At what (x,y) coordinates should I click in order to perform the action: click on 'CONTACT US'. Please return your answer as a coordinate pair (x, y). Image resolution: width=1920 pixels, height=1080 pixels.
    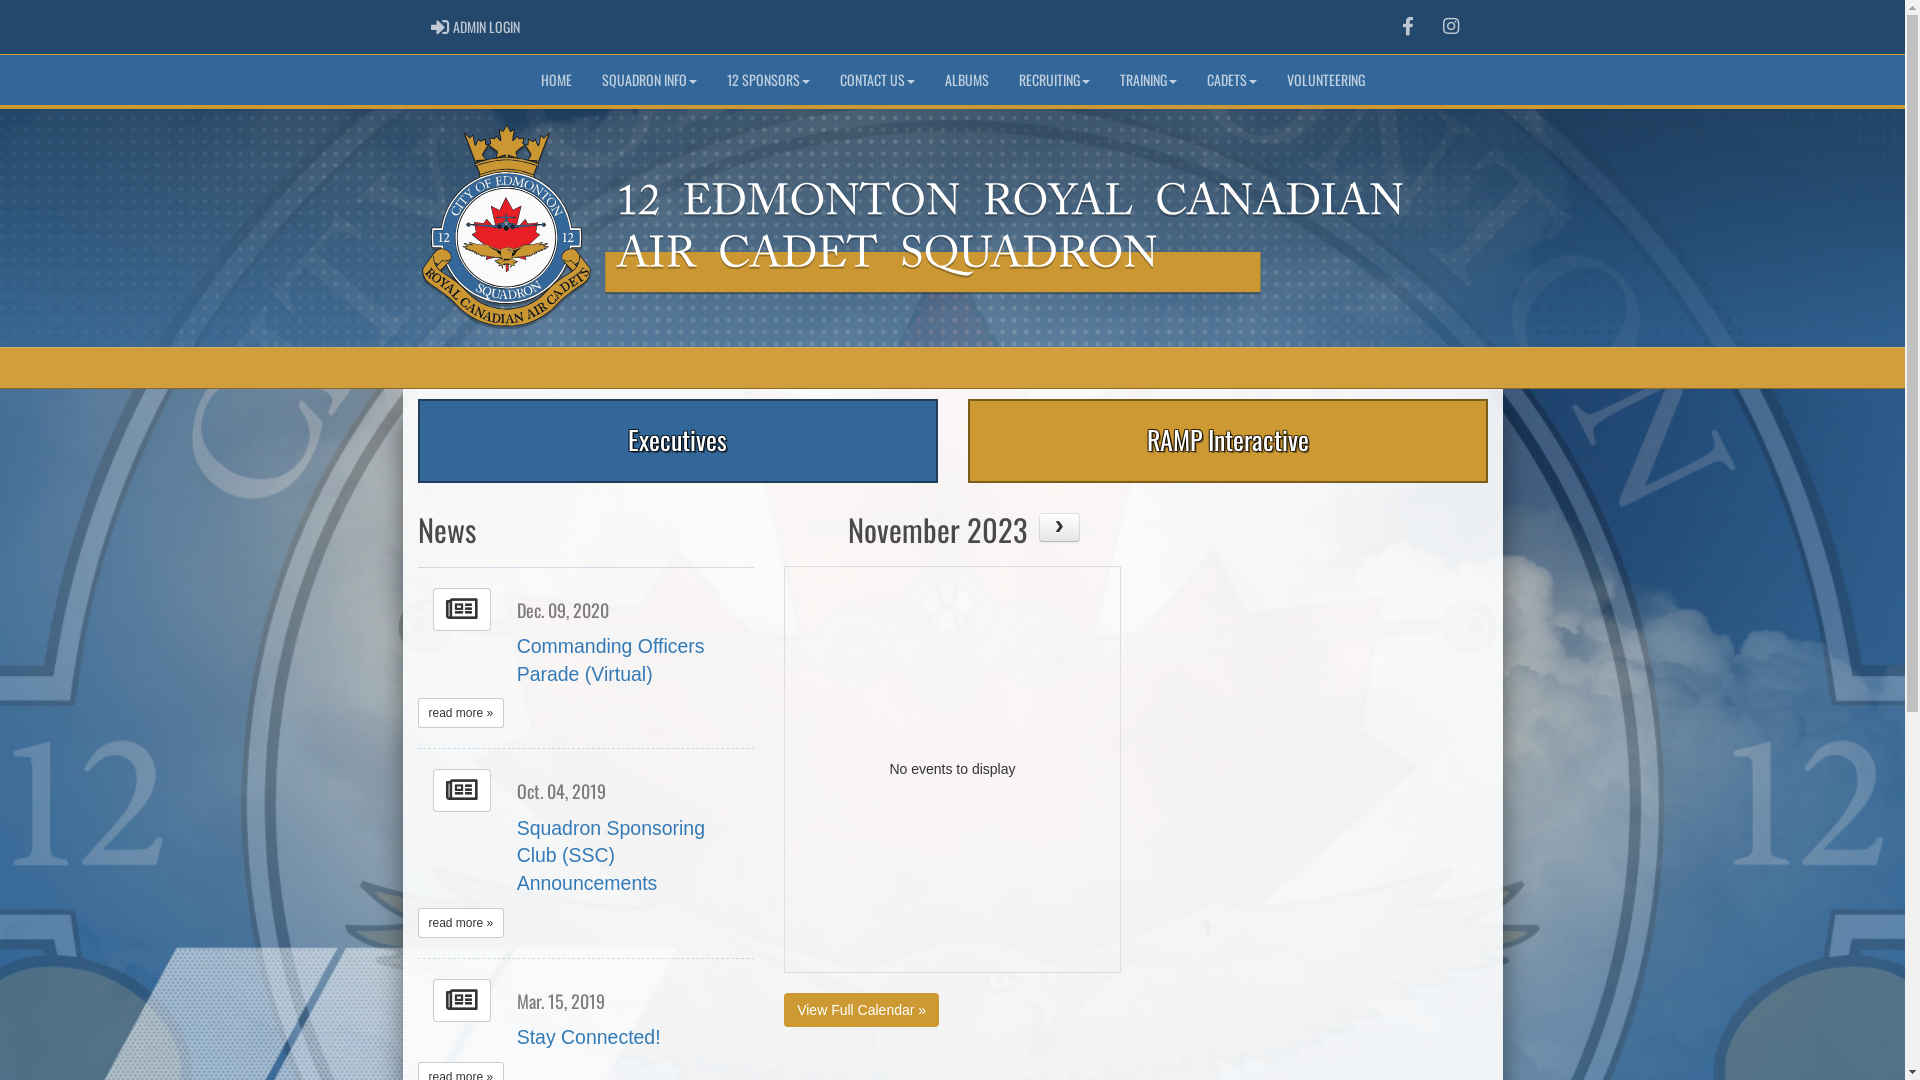
    Looking at the image, I should click on (876, 79).